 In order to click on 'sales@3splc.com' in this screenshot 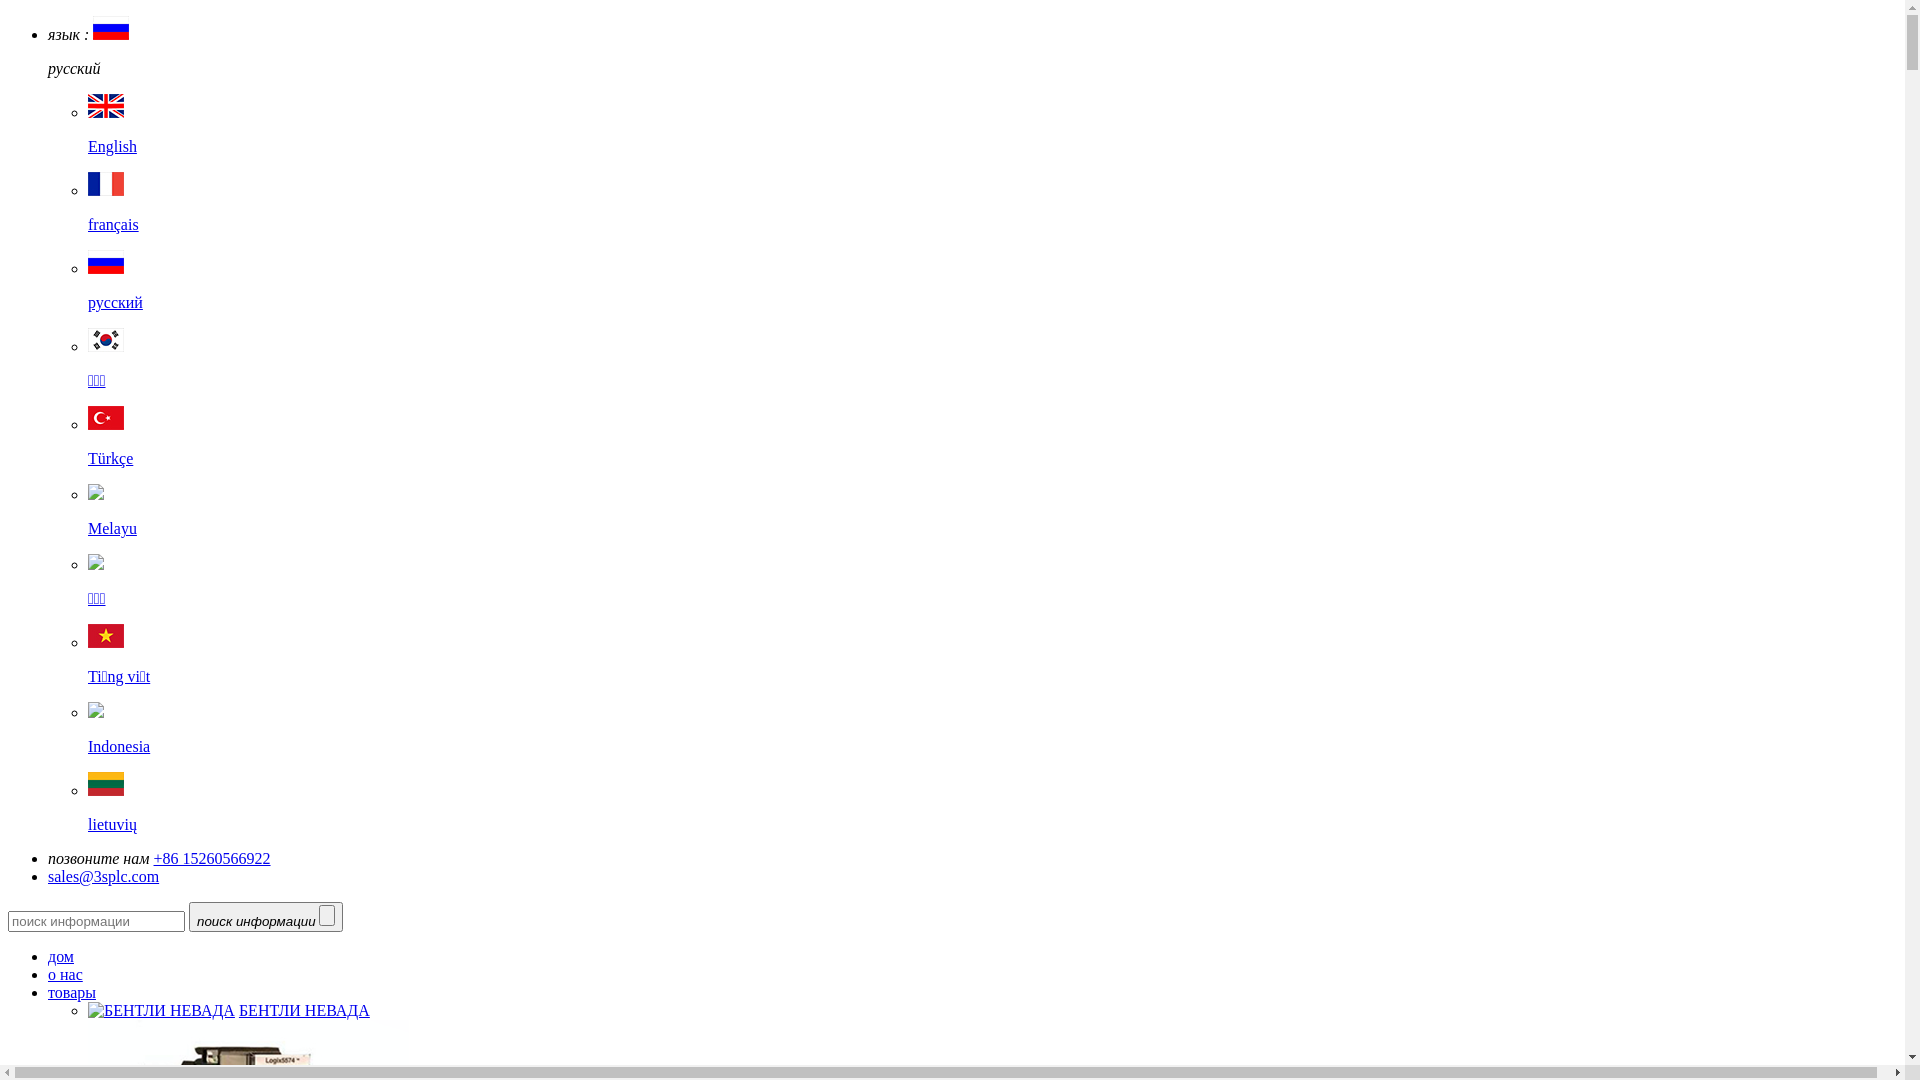, I will do `click(48, 875)`.